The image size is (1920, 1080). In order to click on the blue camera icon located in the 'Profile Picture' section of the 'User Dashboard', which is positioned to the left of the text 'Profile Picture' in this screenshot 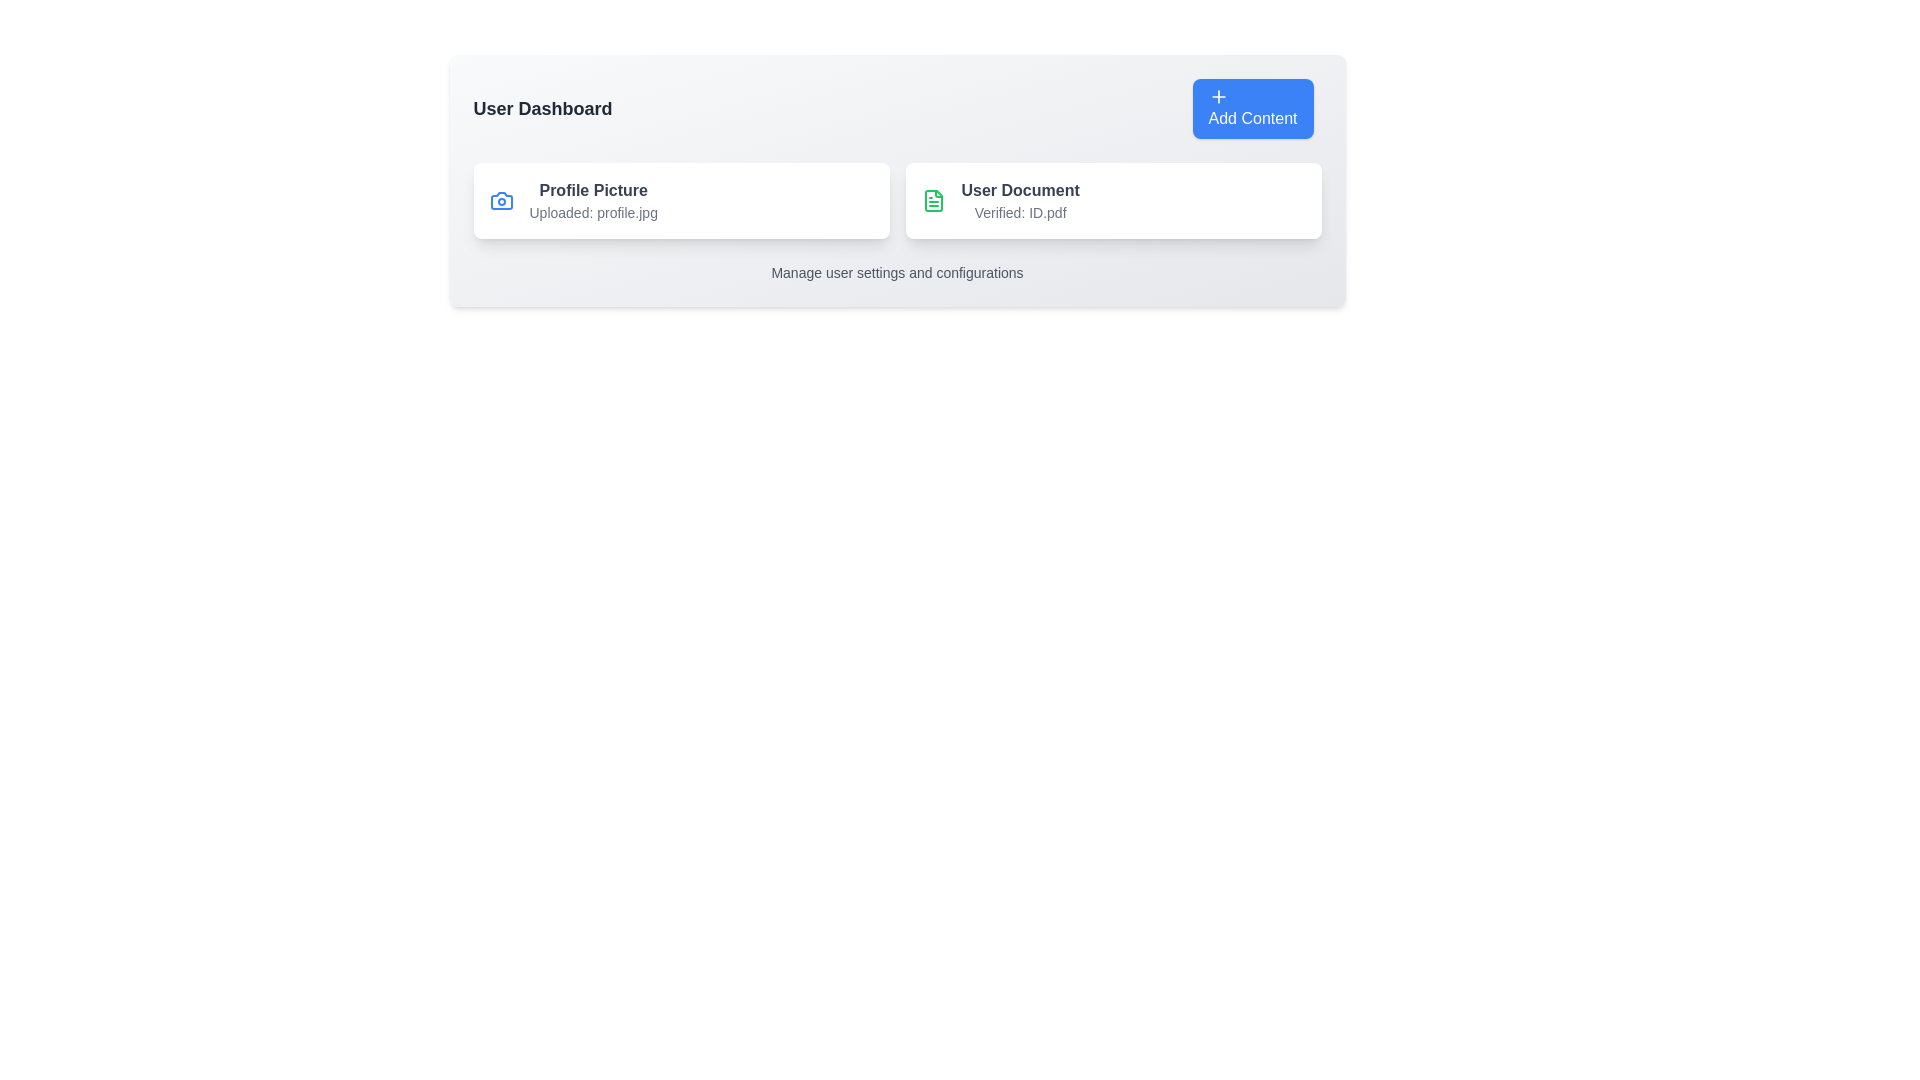, I will do `click(501, 200)`.